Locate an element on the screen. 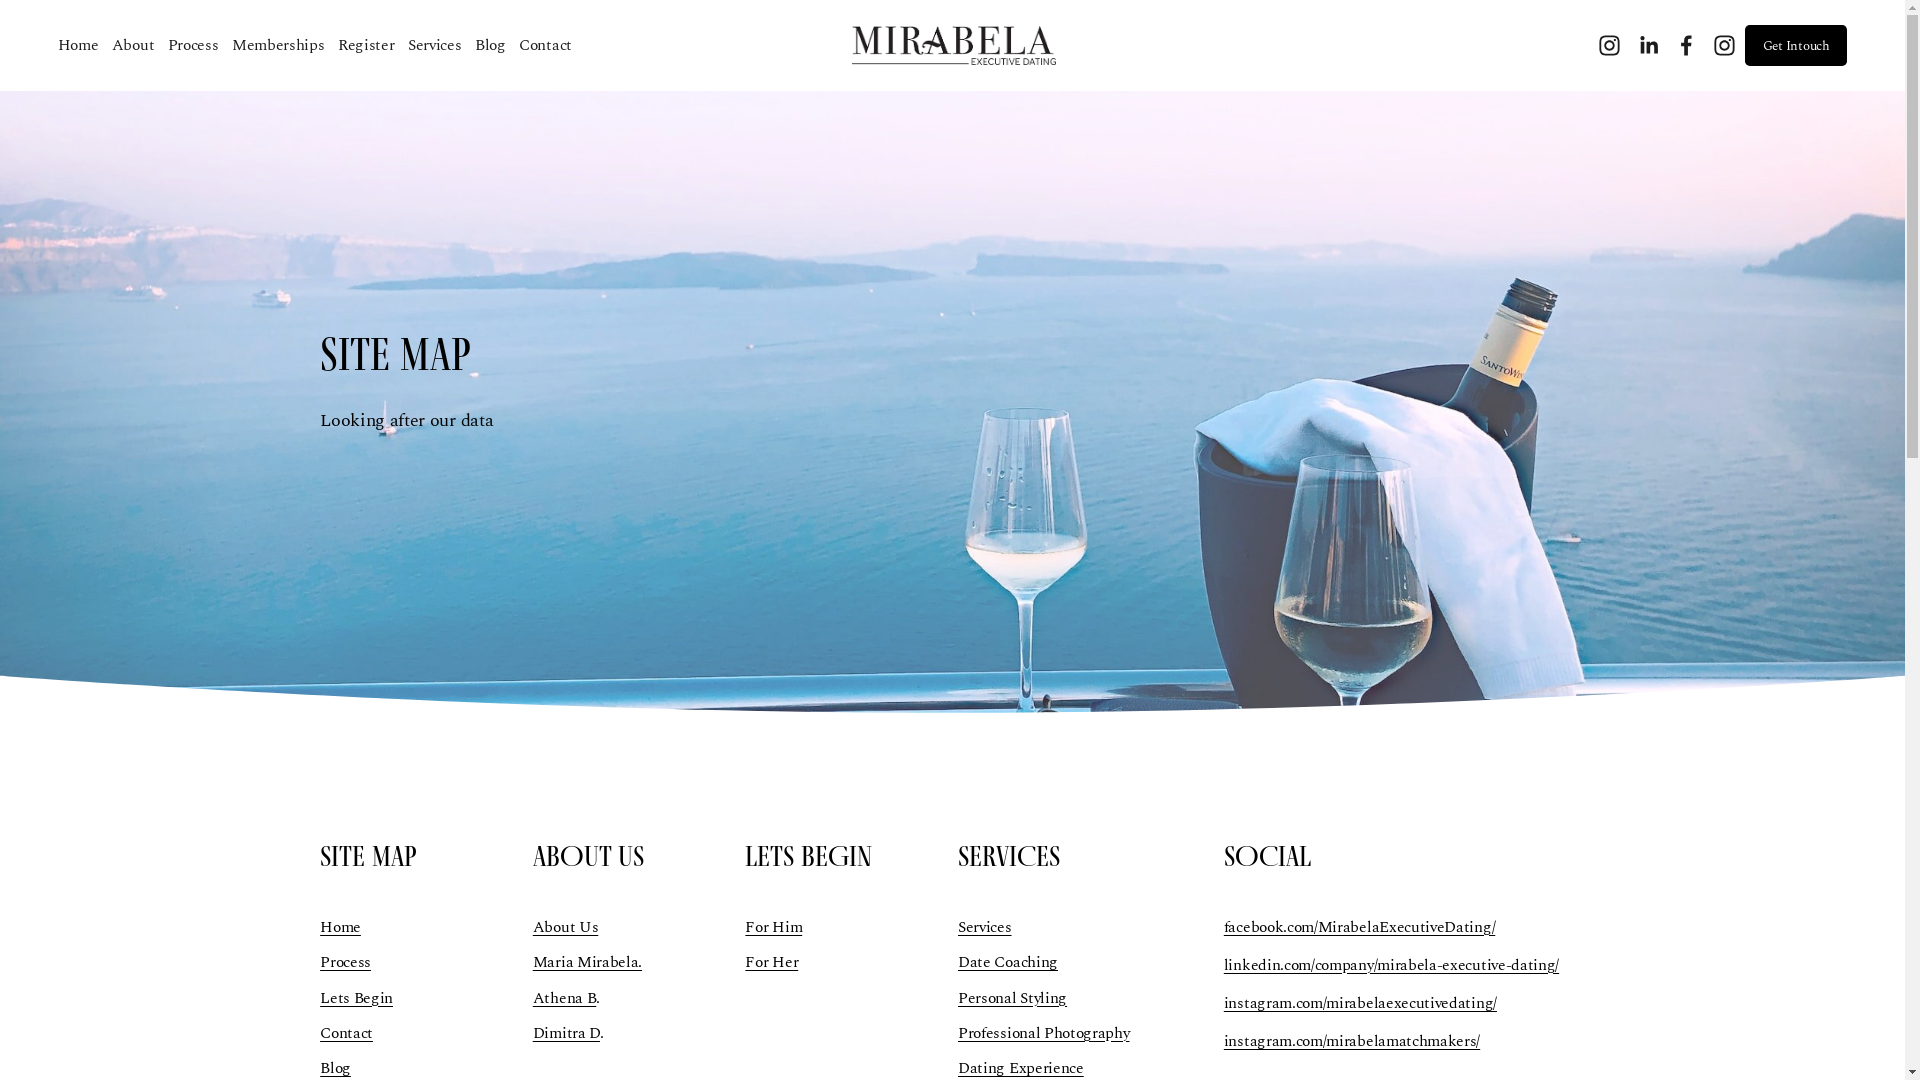  'Register' is located at coordinates (366, 45).